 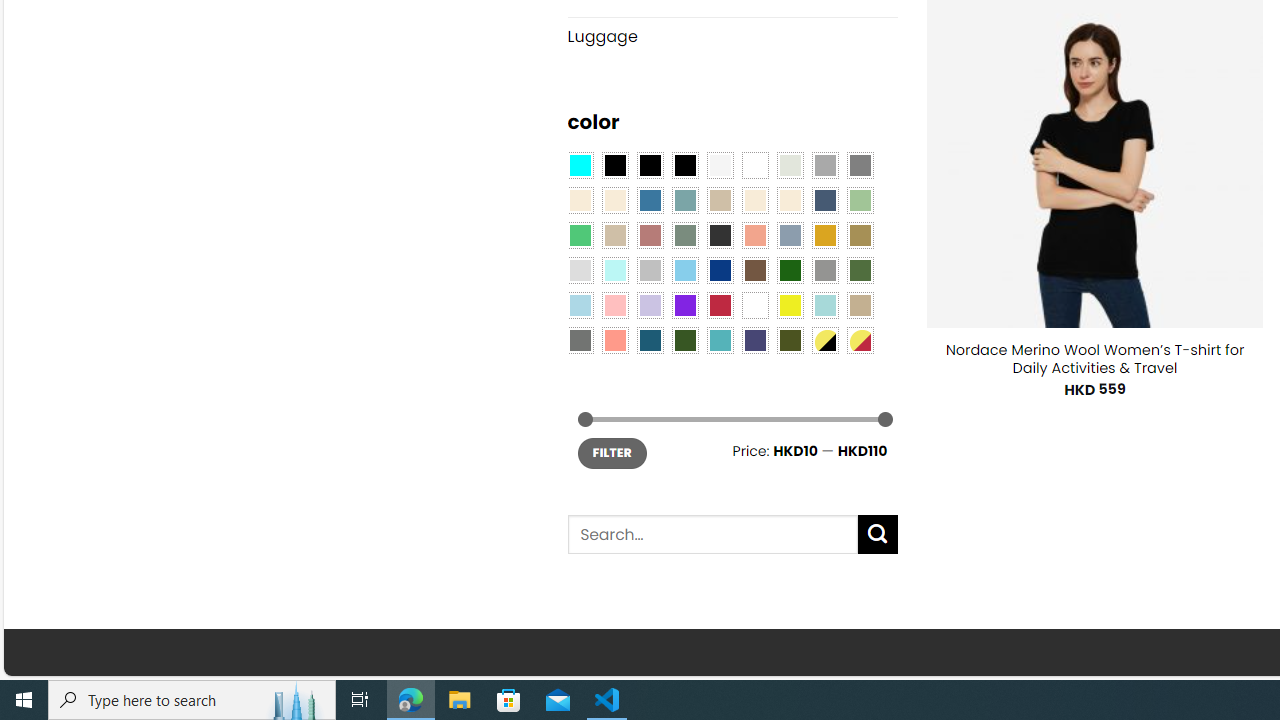 I want to click on 'Light Green', so click(x=860, y=200).